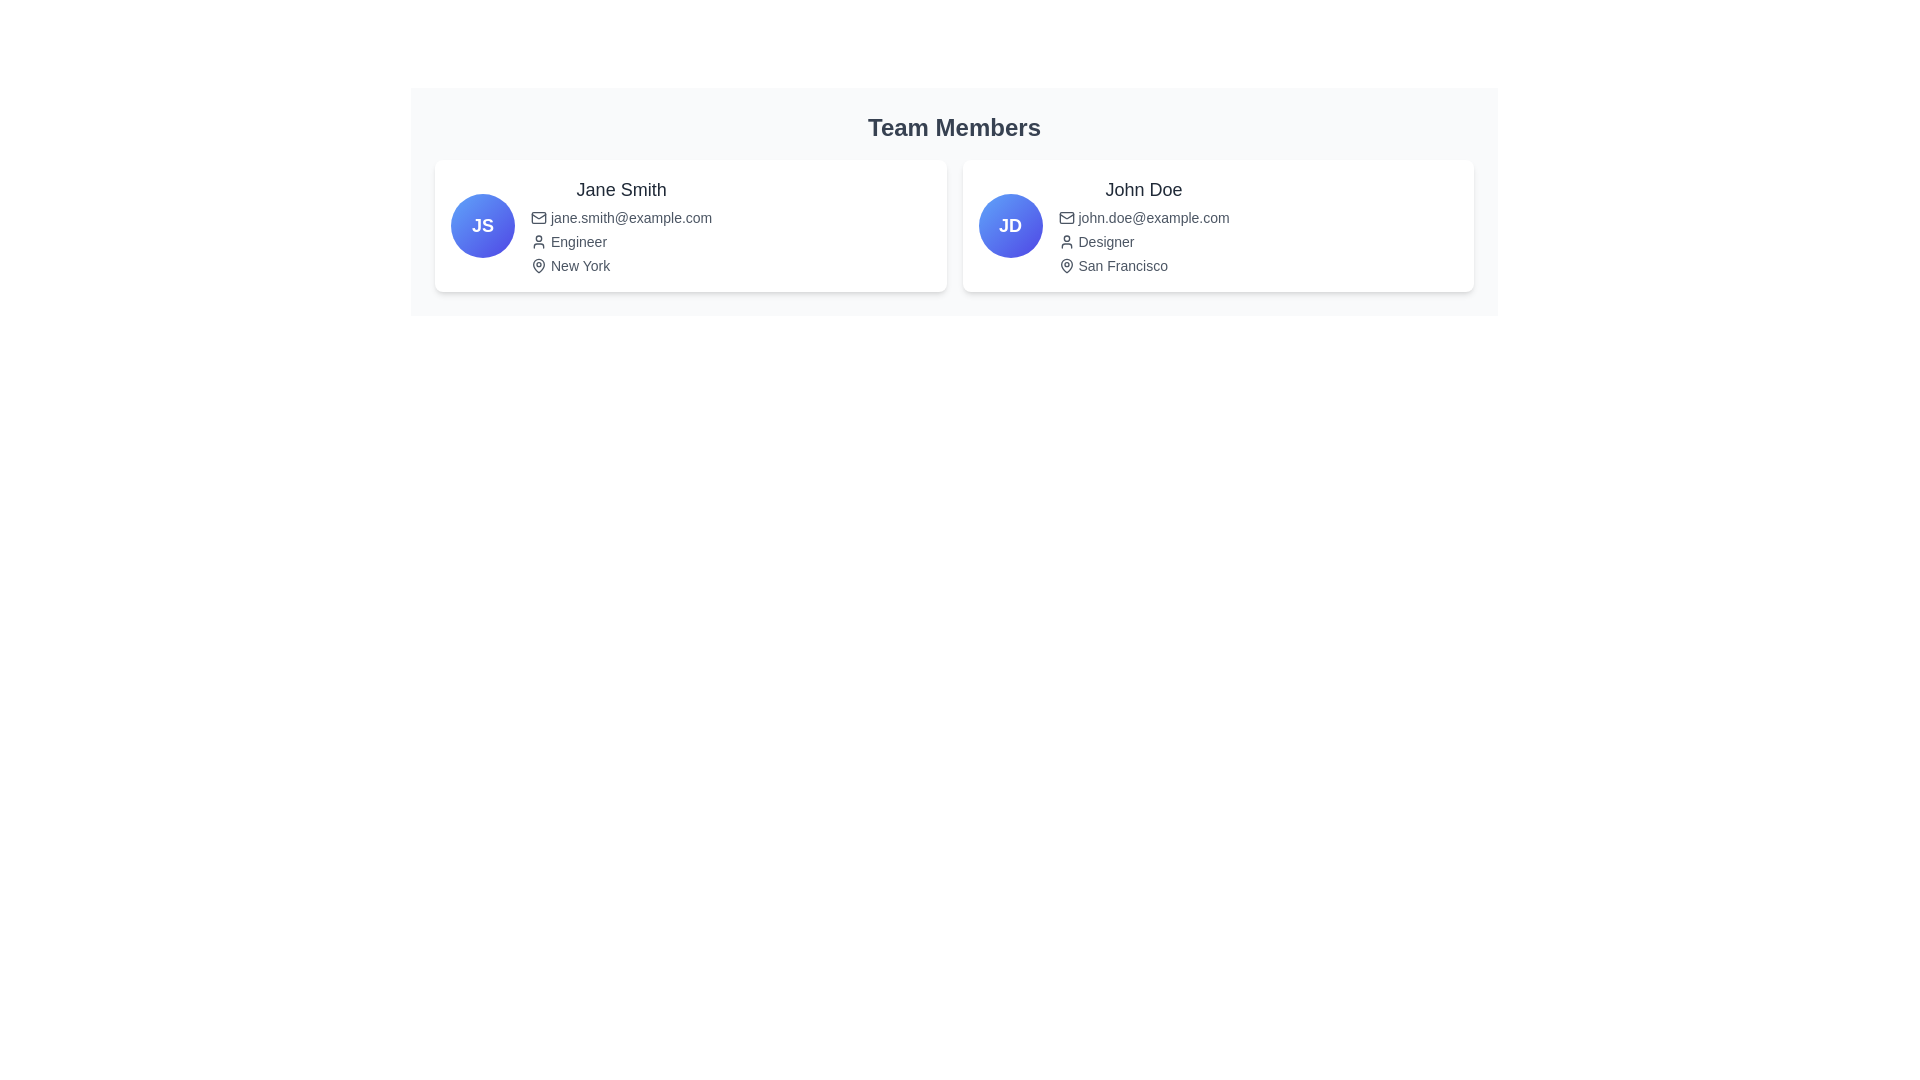 The width and height of the screenshot is (1920, 1080). What do you see at coordinates (1065, 218) in the screenshot?
I see `the SVG rectangle that serves as part of the email icon, located within the profile card for 'John Doe'` at bounding box center [1065, 218].